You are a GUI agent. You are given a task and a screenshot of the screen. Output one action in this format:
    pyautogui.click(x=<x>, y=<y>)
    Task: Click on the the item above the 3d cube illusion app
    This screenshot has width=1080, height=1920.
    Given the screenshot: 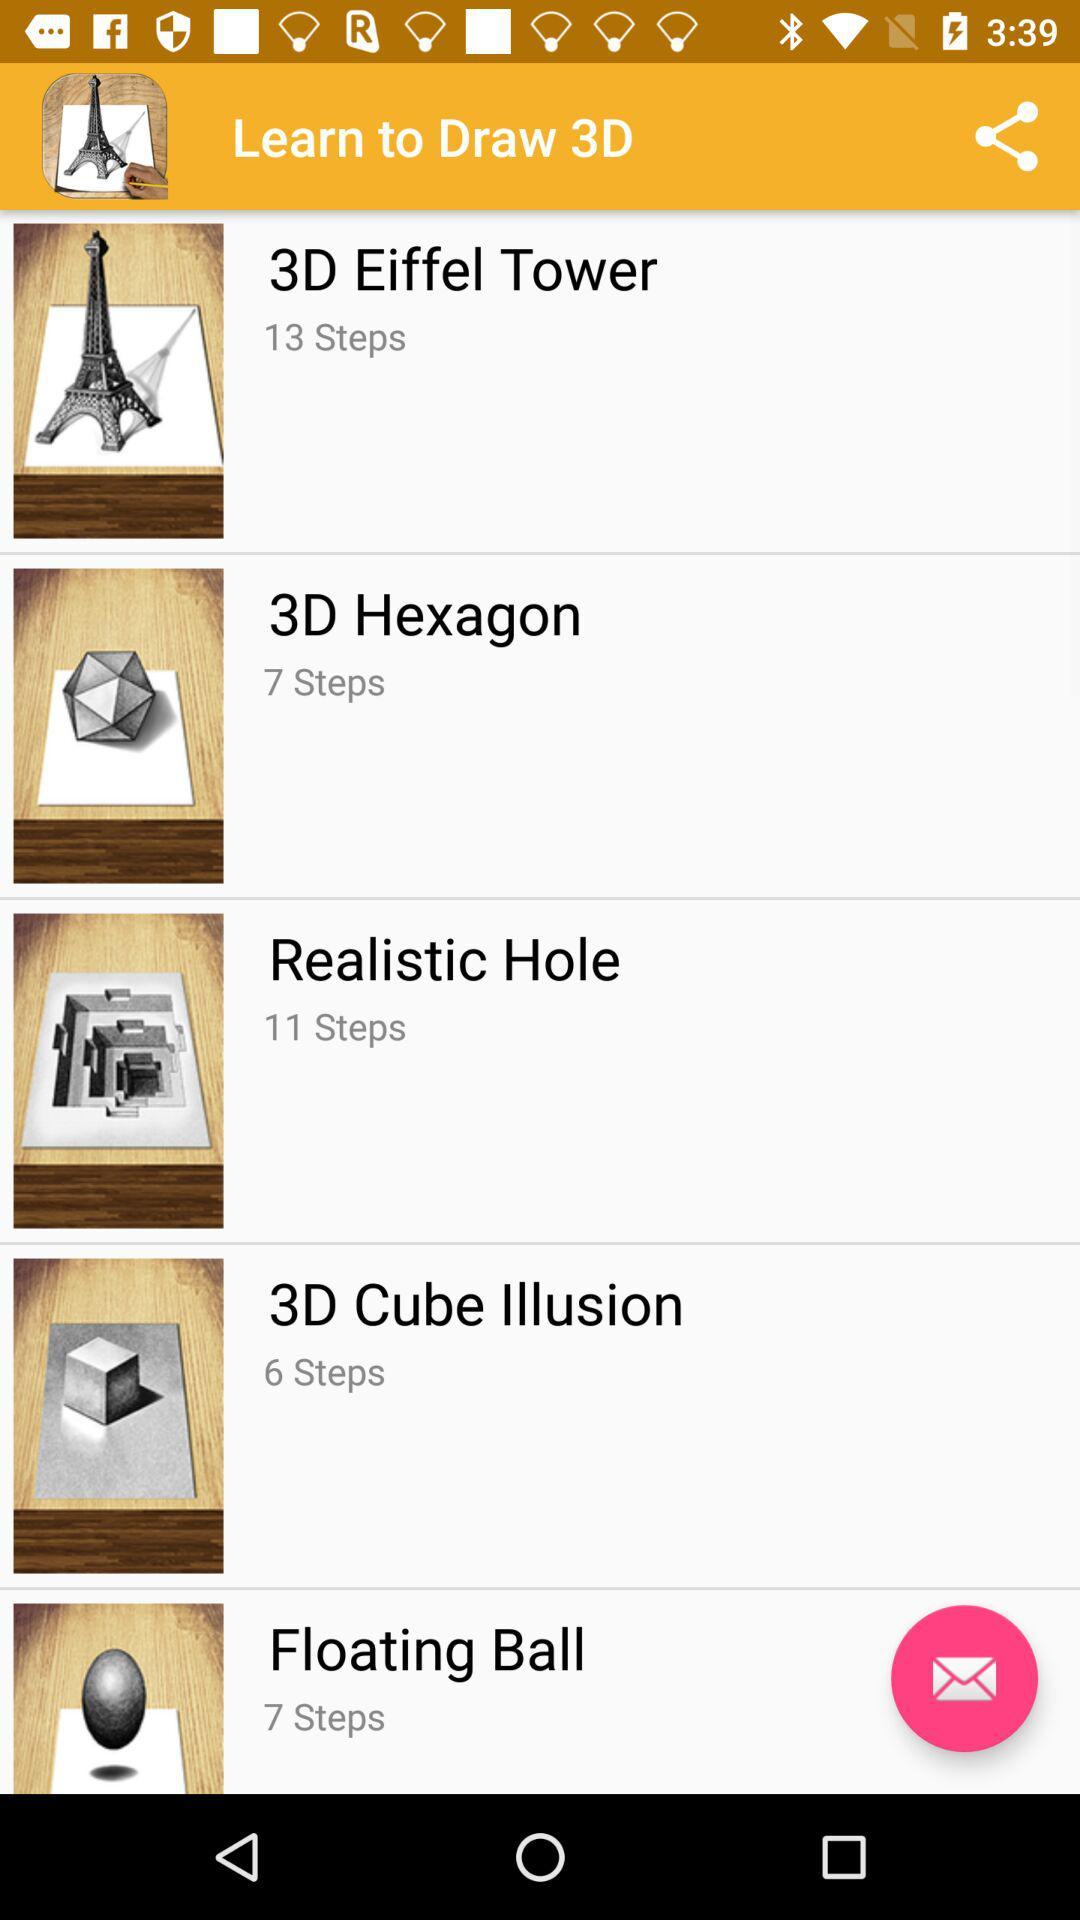 What is the action you would take?
    pyautogui.click(x=333, y=1026)
    